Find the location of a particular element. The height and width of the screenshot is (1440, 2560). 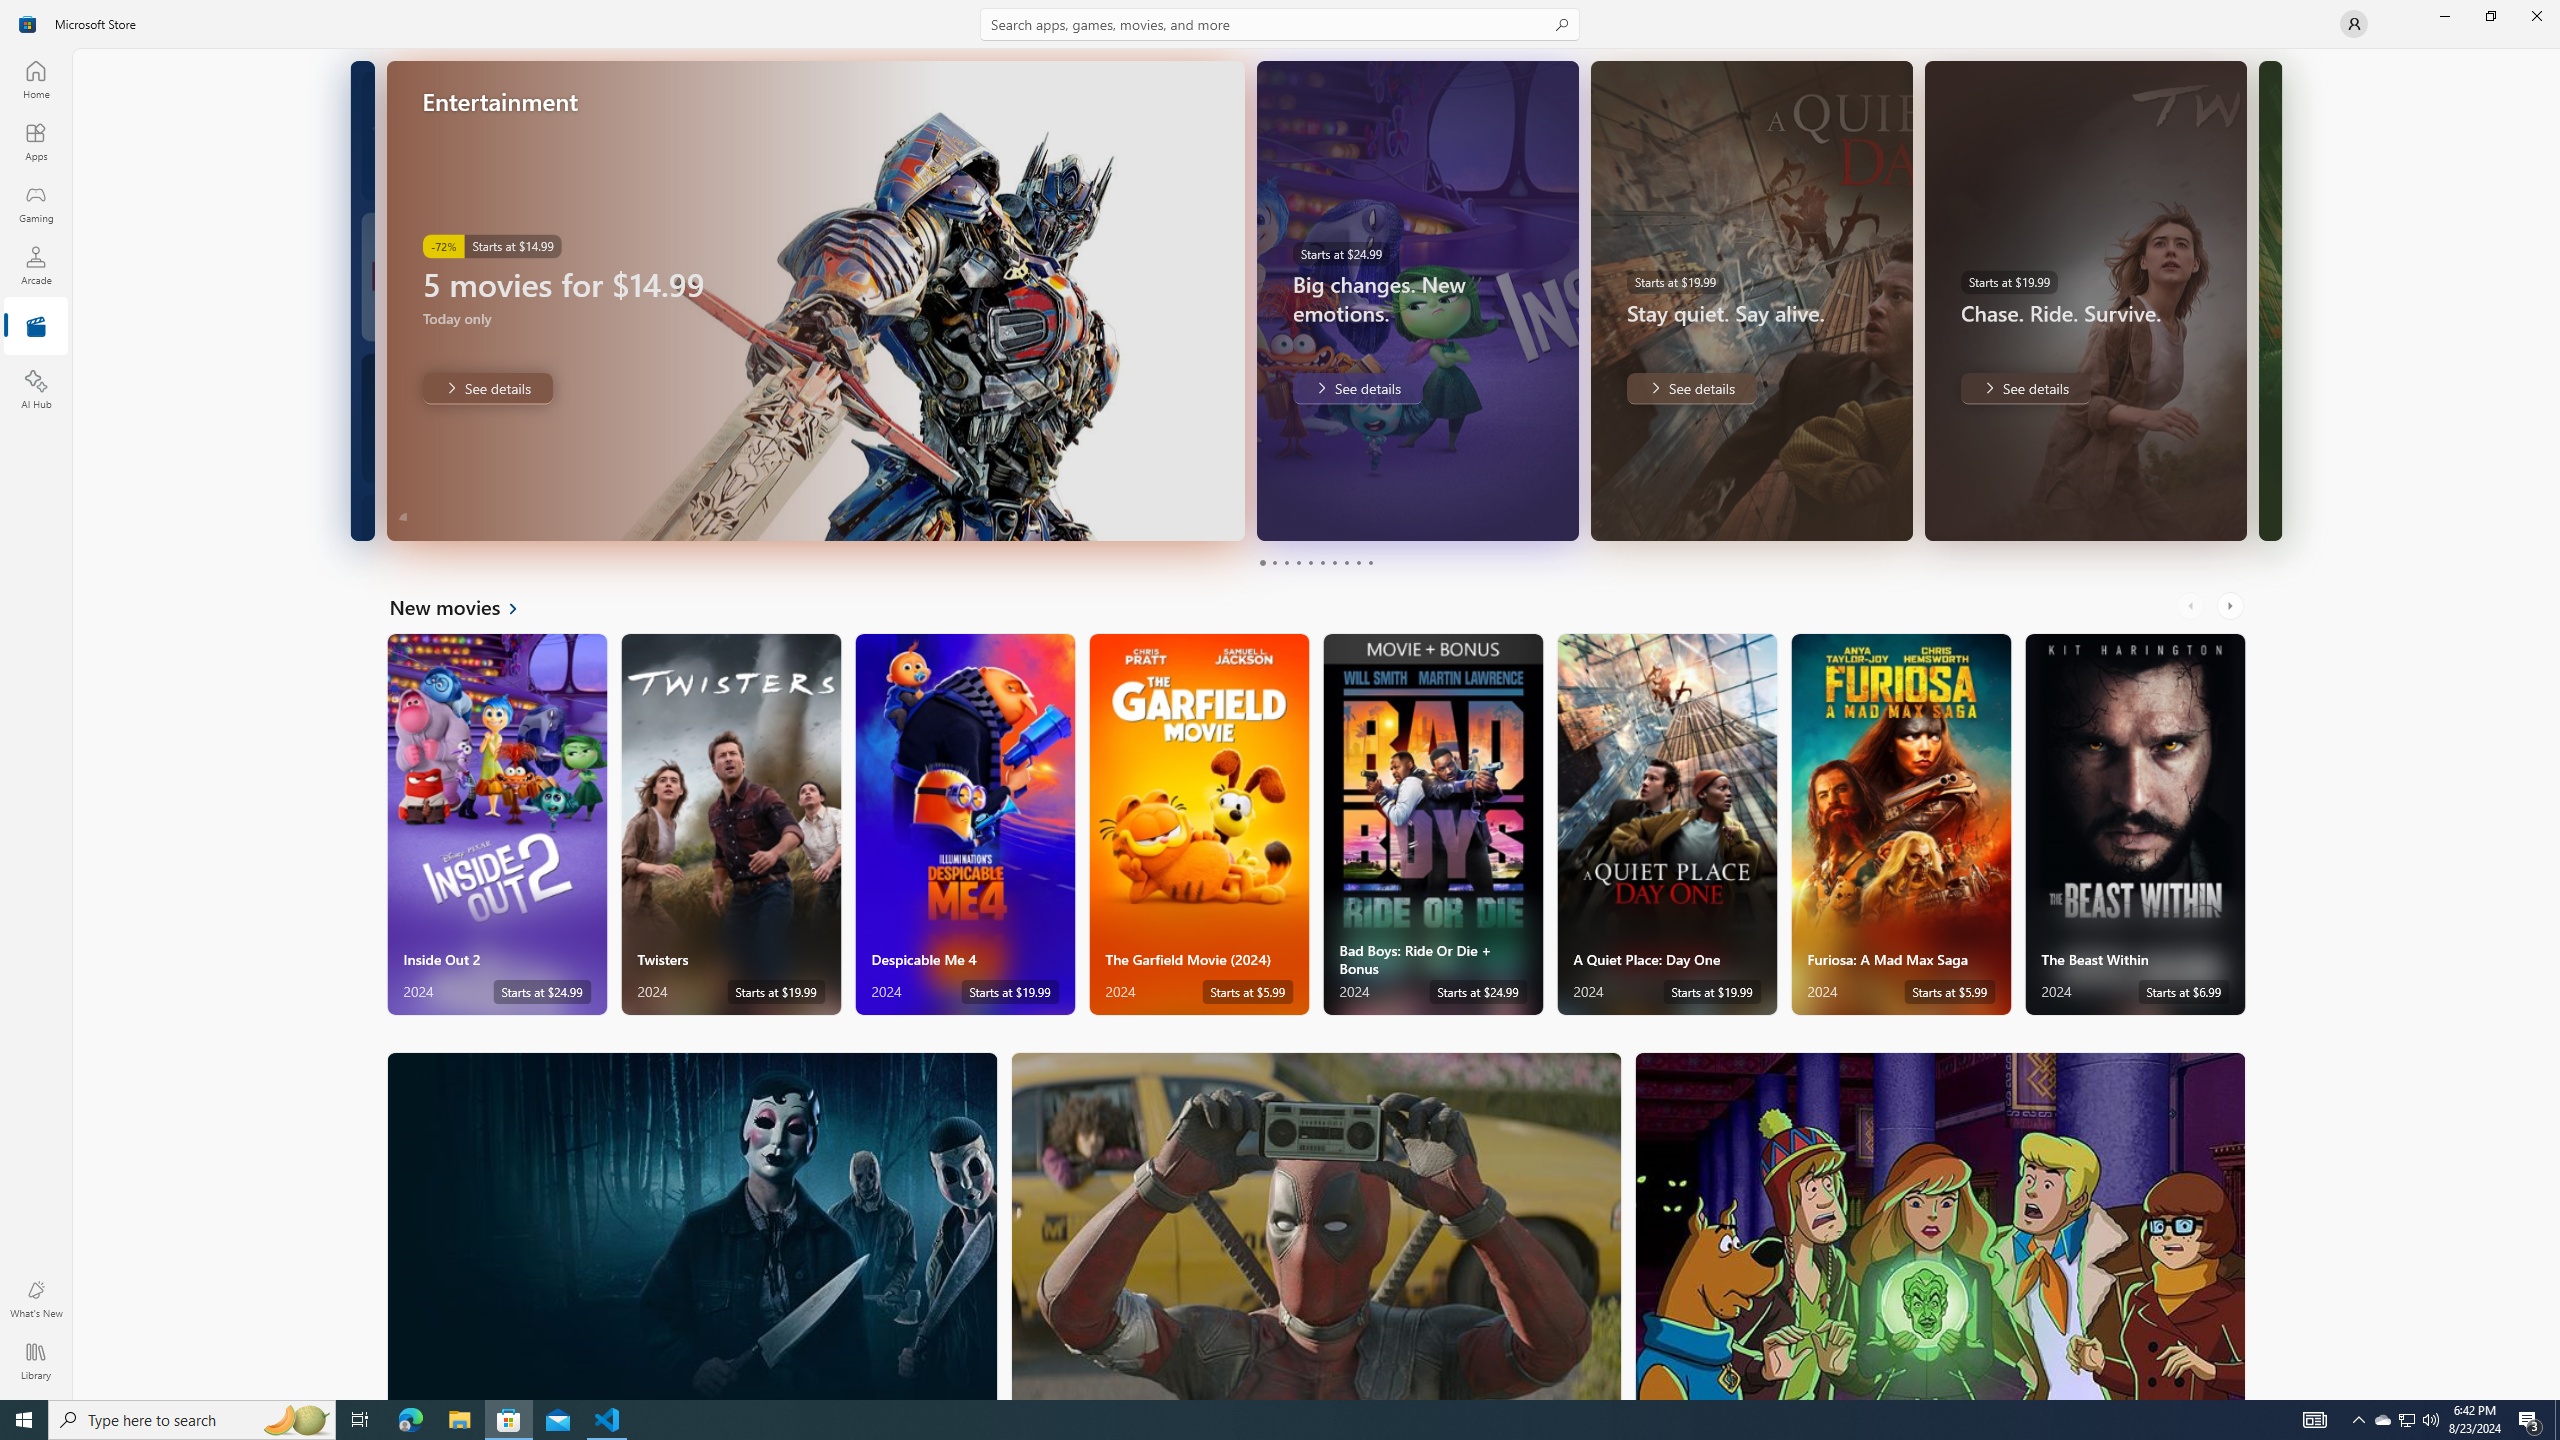

'Minimize Microsoft Store' is located at coordinates (2443, 15).